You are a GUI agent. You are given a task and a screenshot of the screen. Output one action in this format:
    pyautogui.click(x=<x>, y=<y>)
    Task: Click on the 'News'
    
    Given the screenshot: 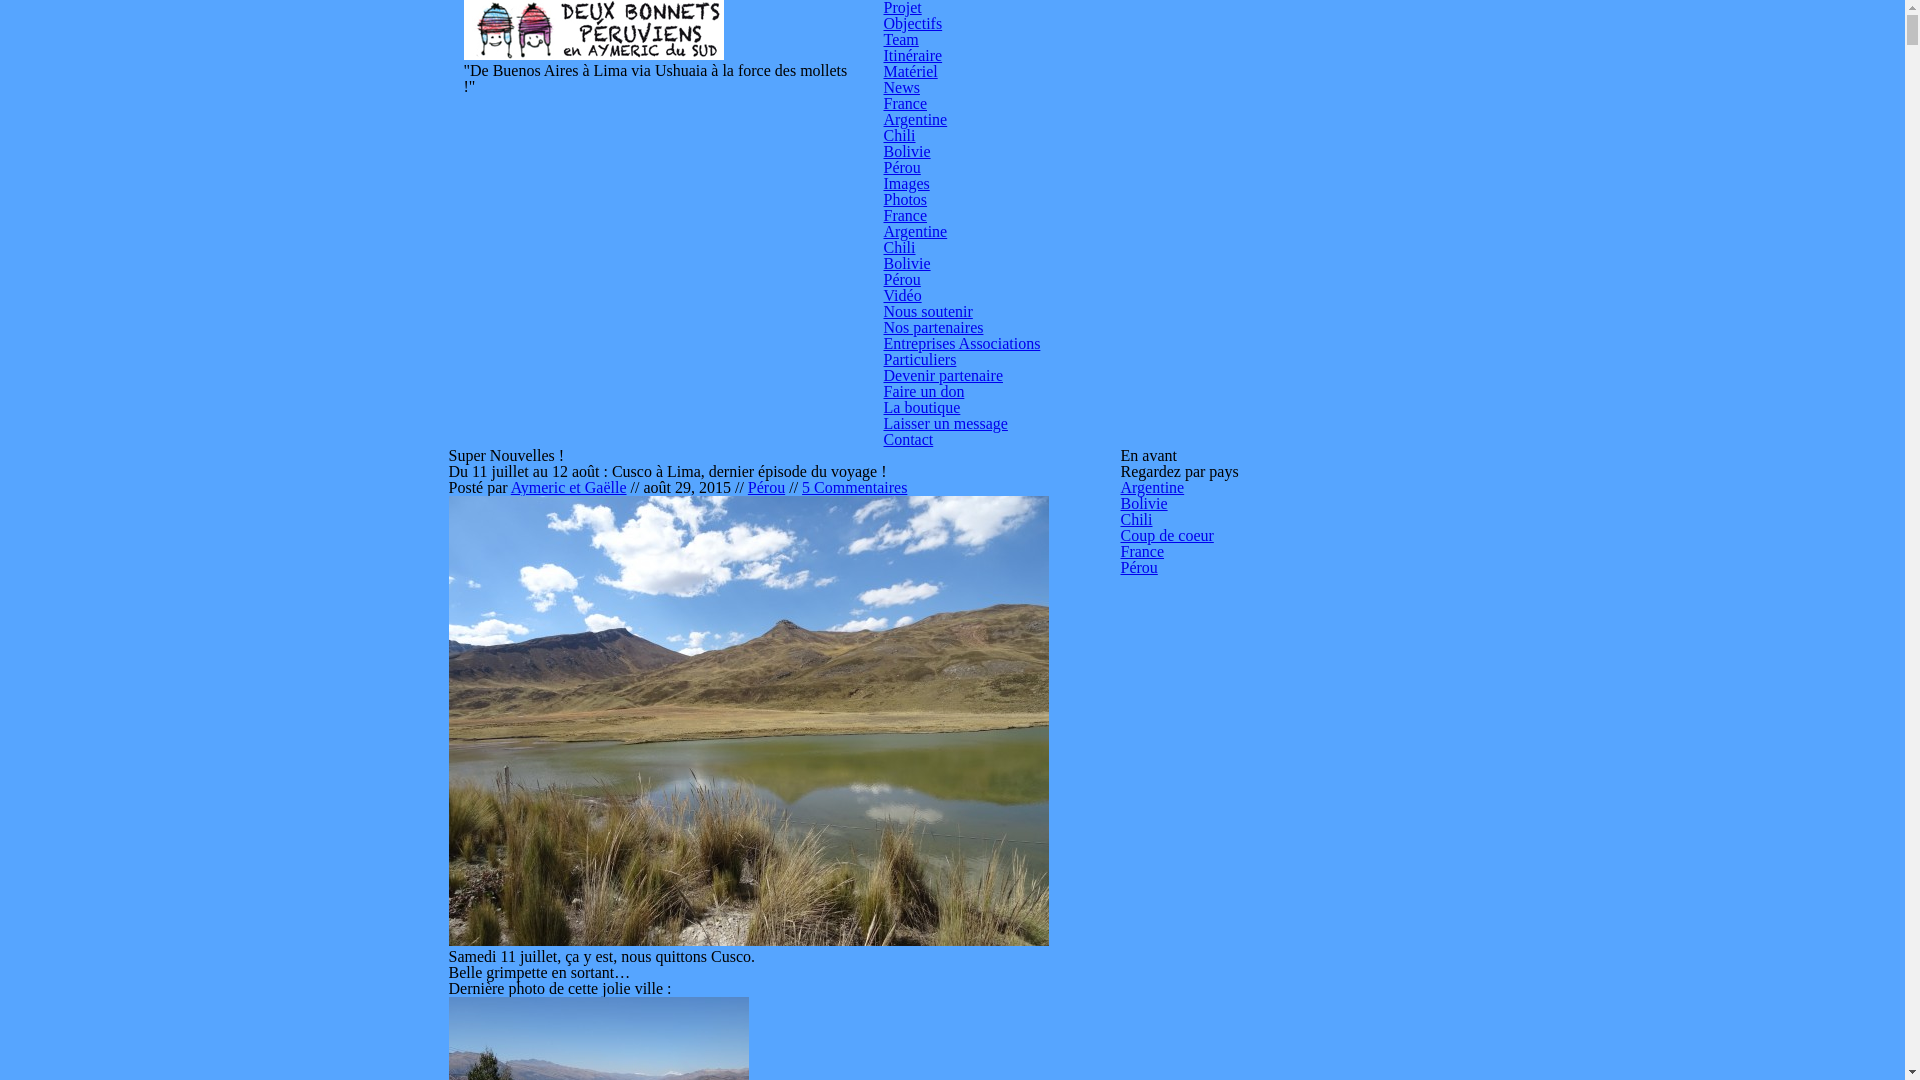 What is the action you would take?
    pyautogui.click(x=901, y=86)
    